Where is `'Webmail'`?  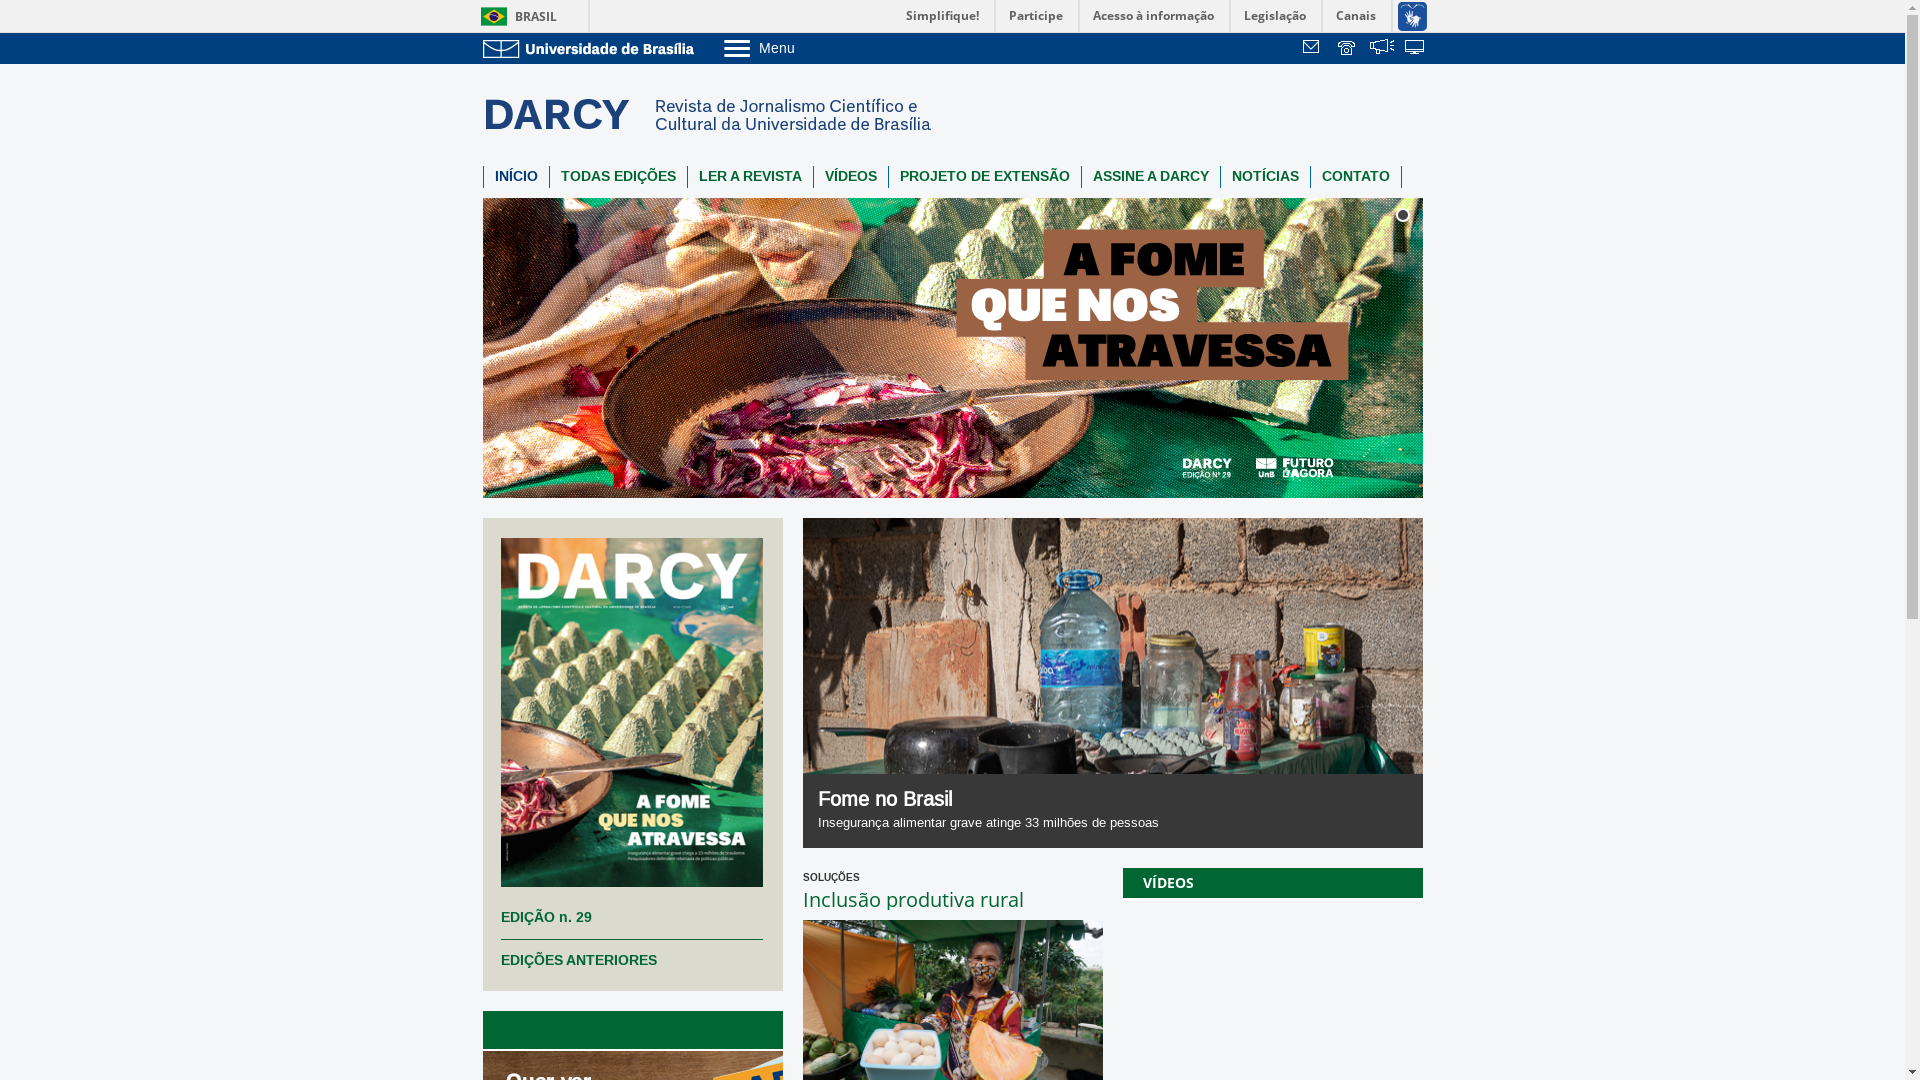
'Webmail' is located at coordinates (1314, 48).